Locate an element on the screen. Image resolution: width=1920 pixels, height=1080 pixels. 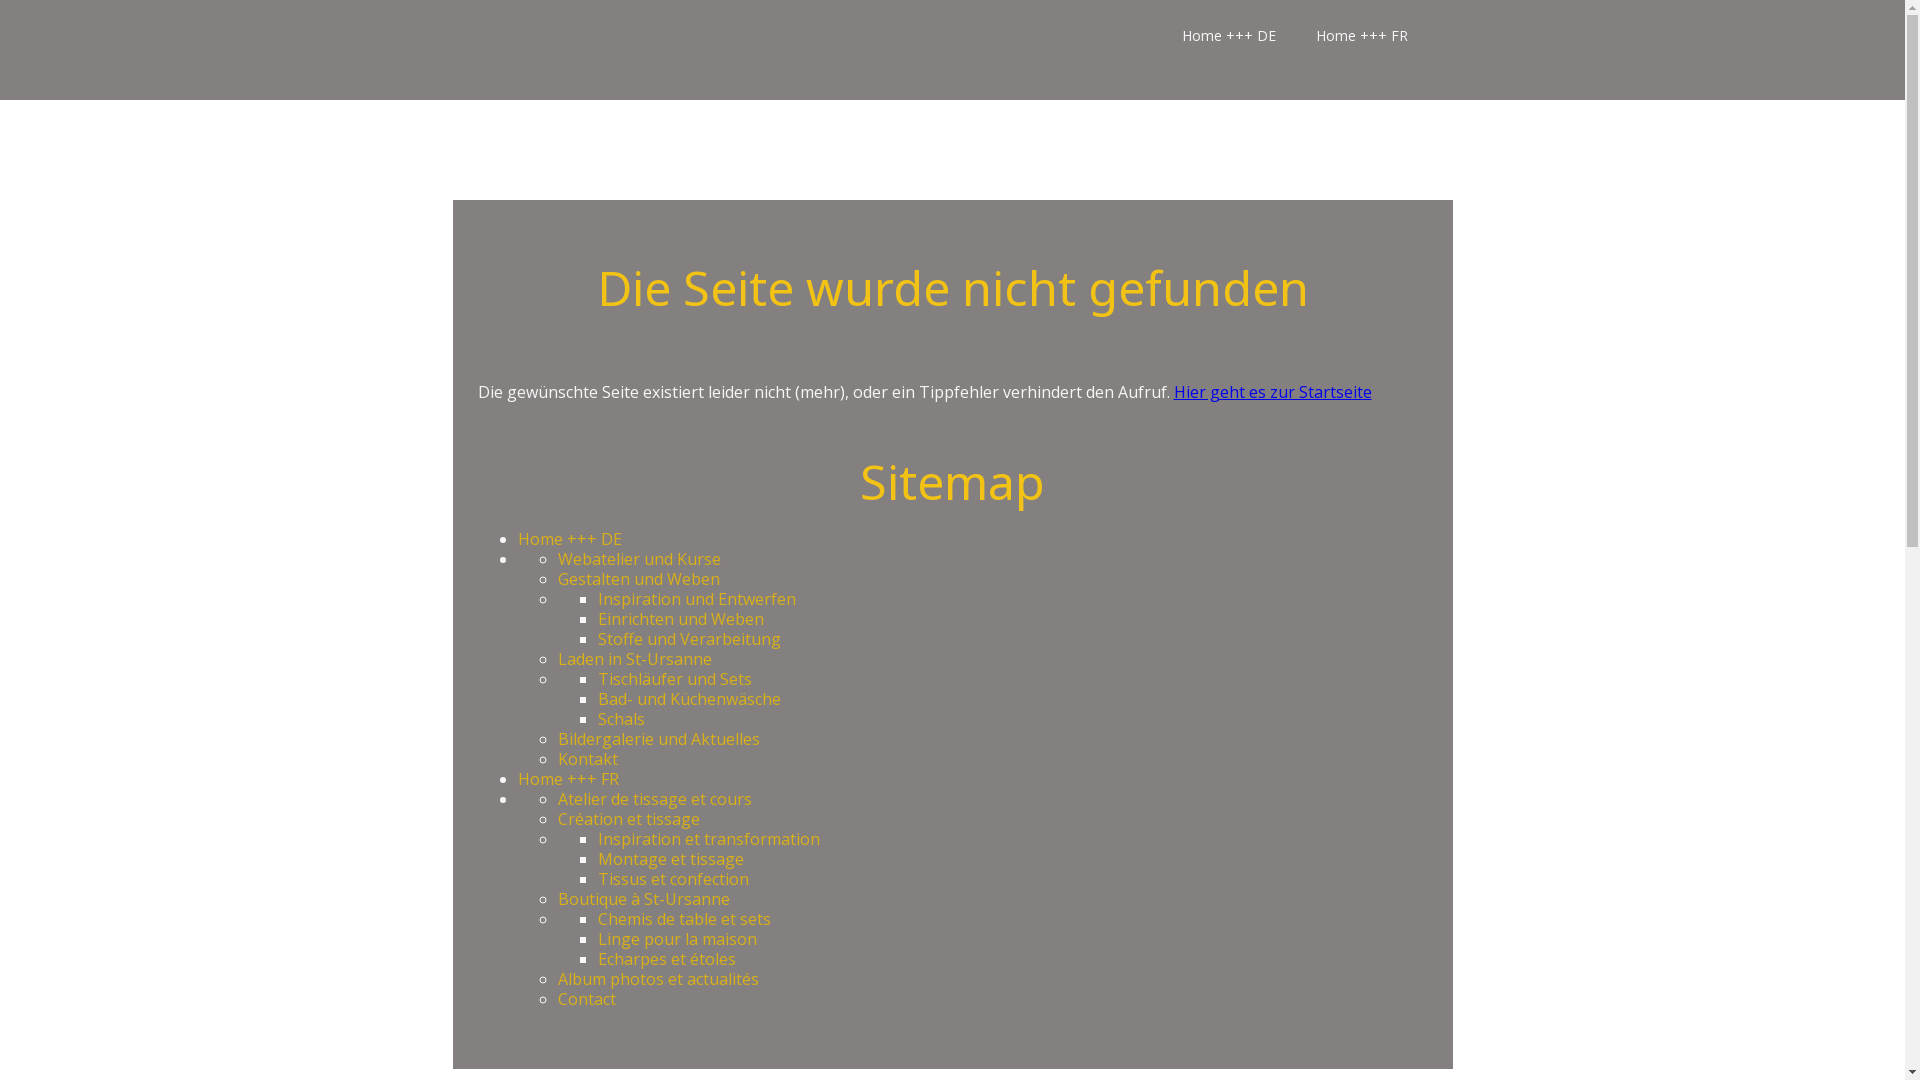
'Montage et tissage' is located at coordinates (671, 858).